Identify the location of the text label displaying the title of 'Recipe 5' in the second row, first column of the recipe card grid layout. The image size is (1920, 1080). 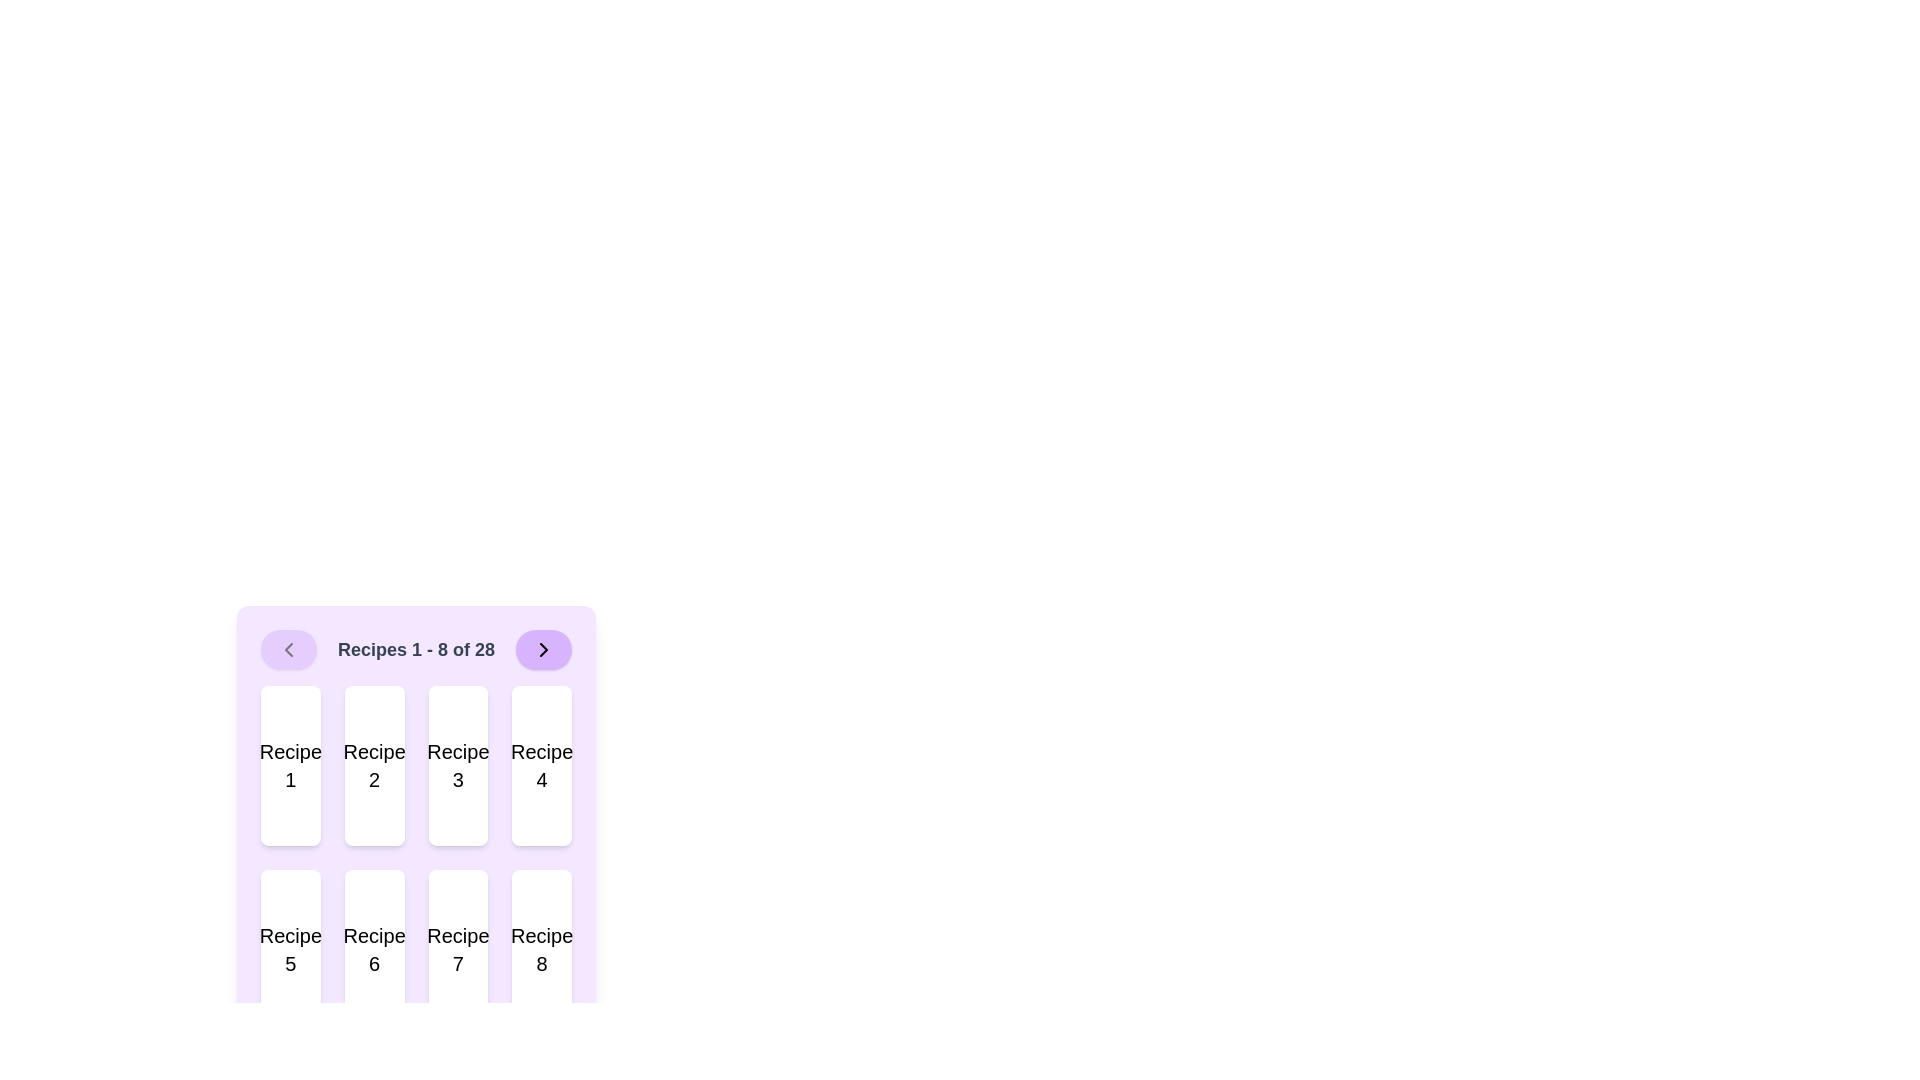
(289, 948).